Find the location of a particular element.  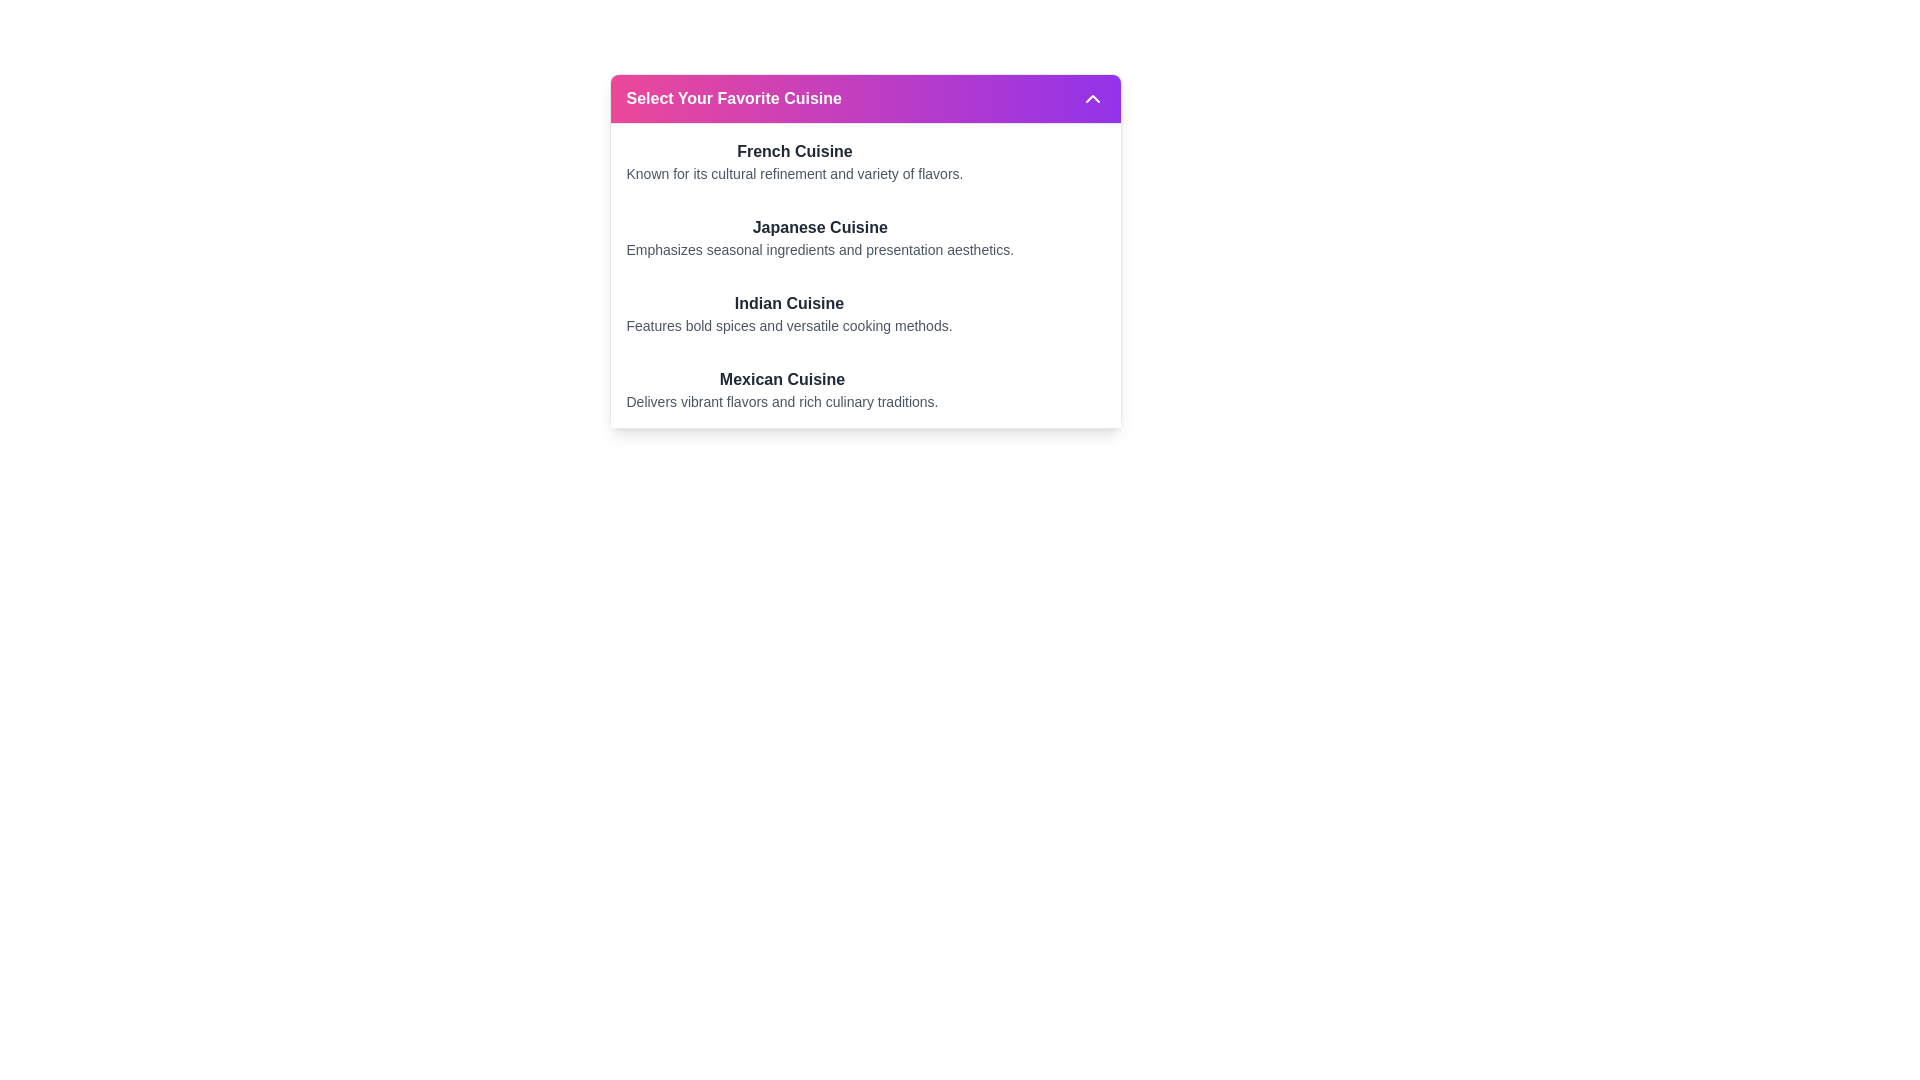

the static text display that describes Japanese cuisine, which is positioned below 'French Cuisine' and above 'Indian Cuisine' in the list under the header 'Select Your Favorite Cuisine.' is located at coordinates (865, 237).